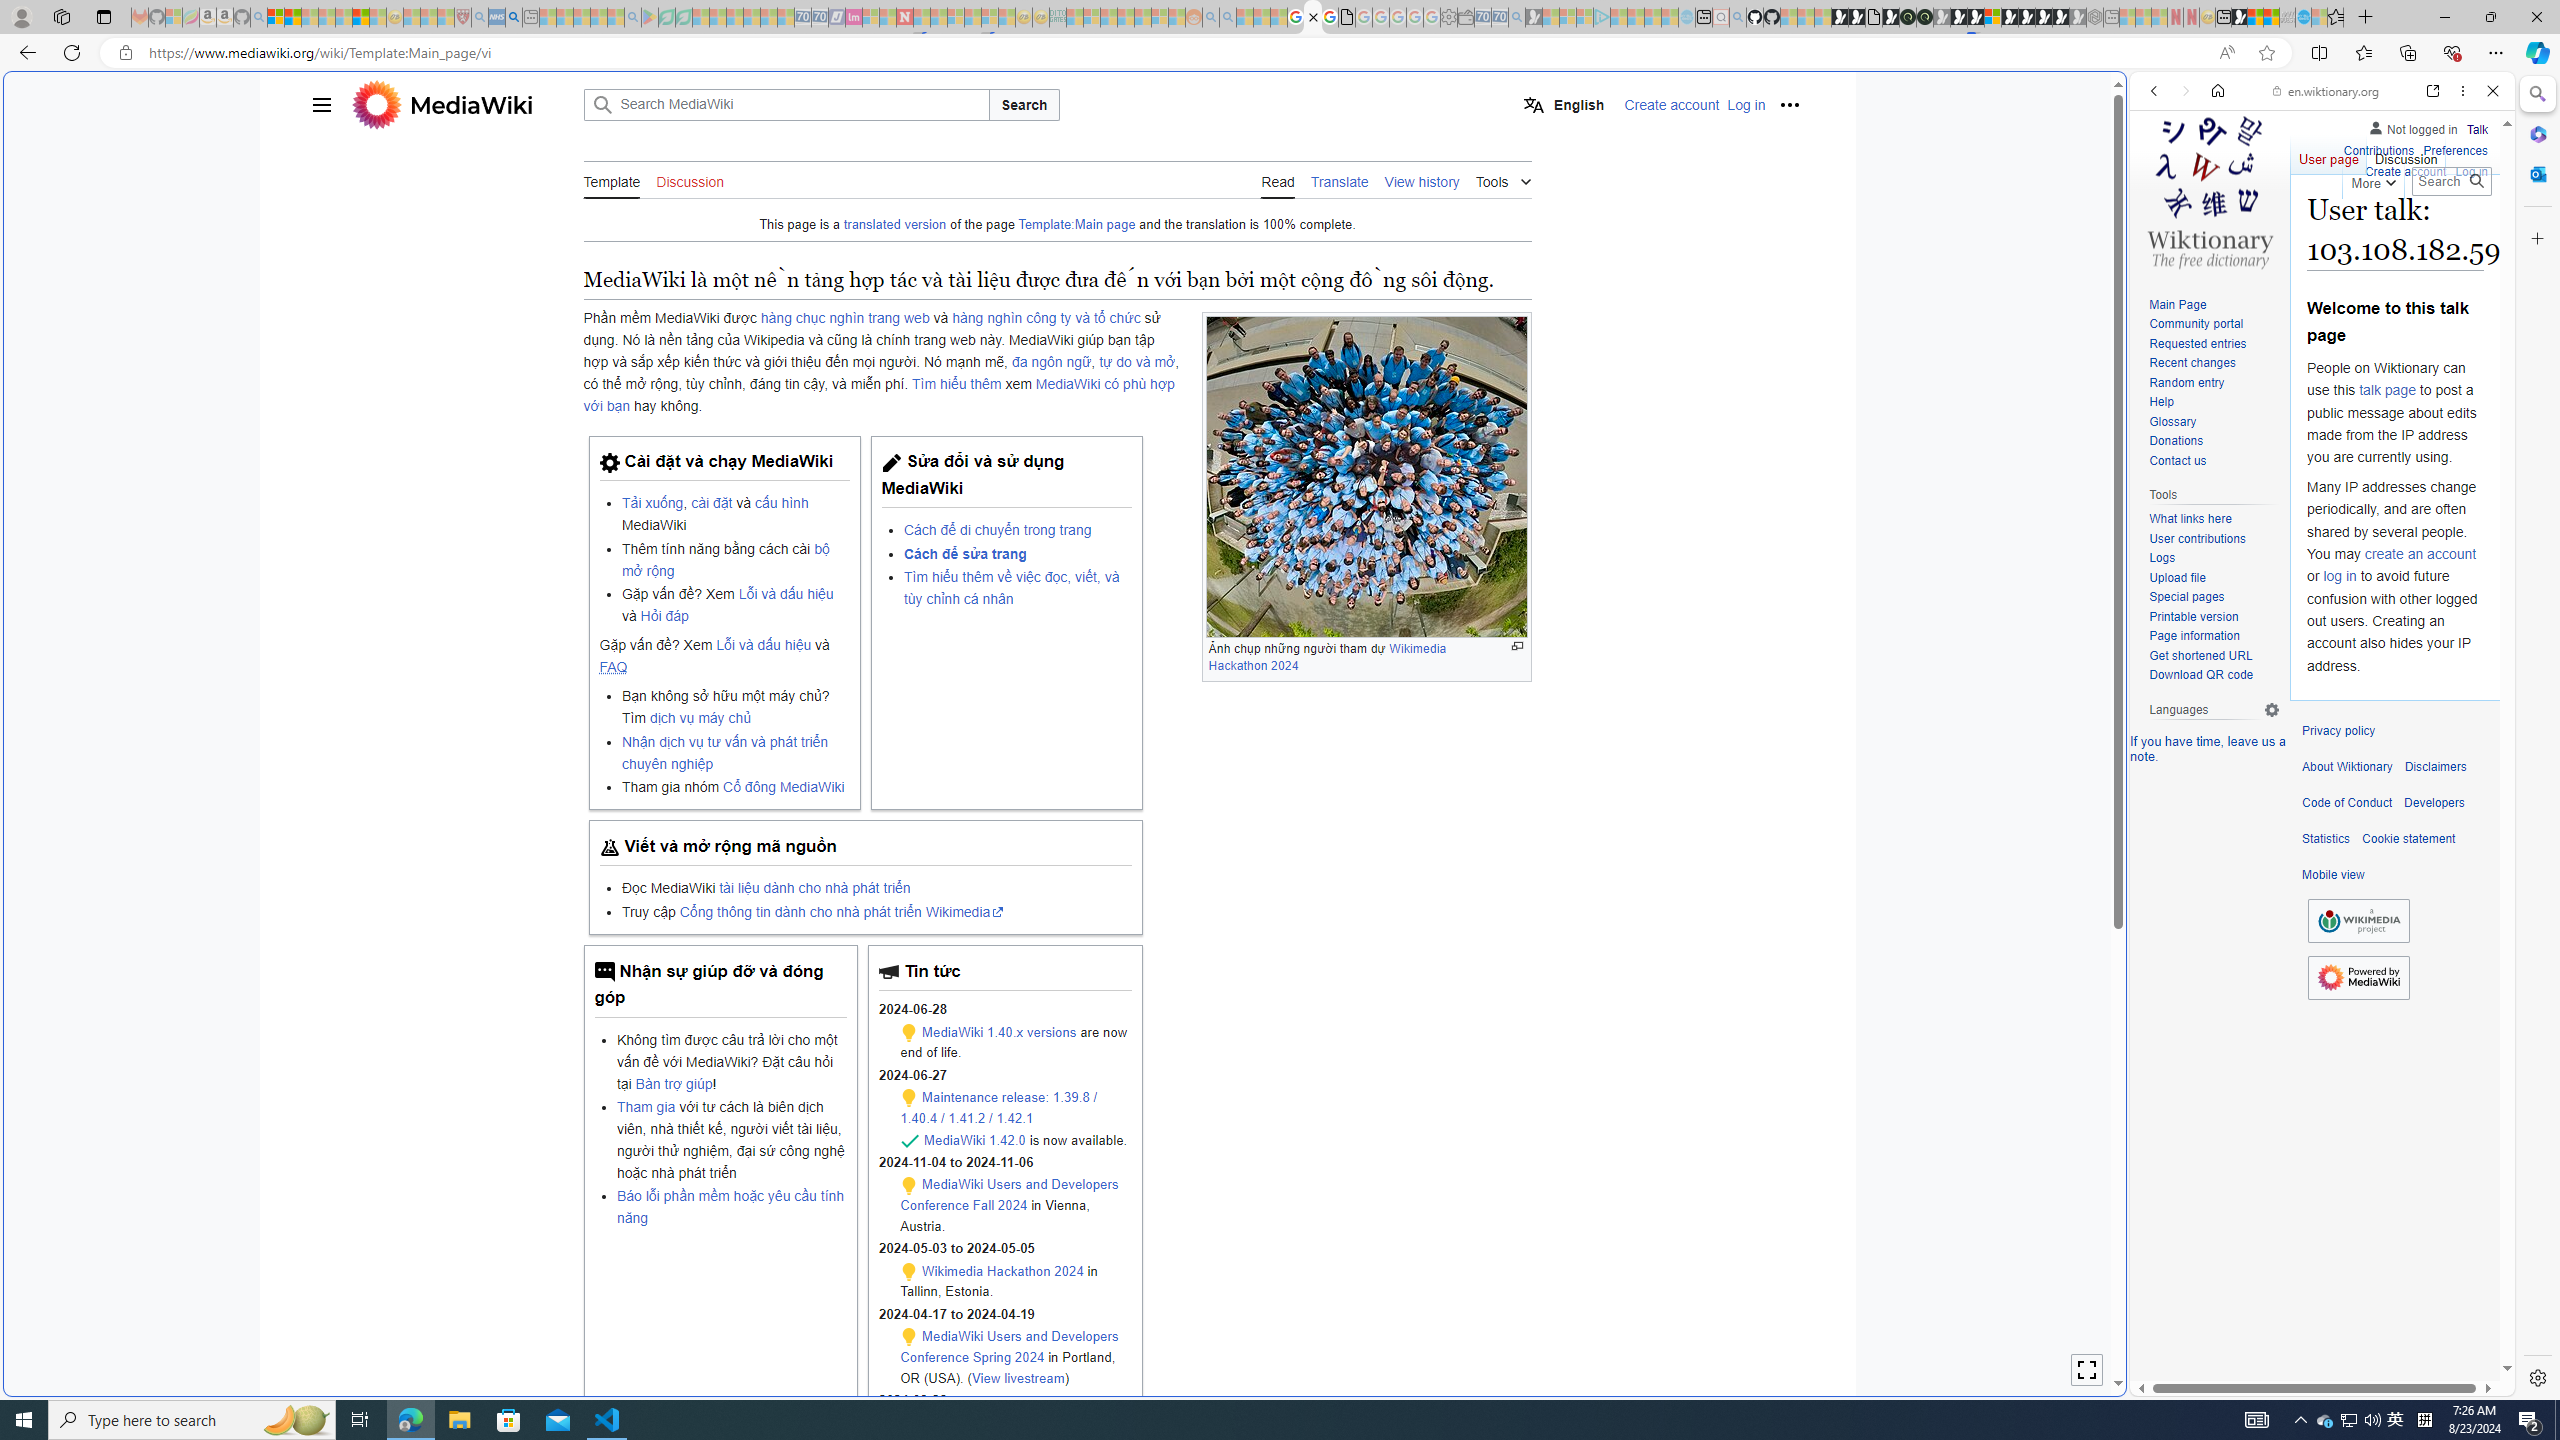 The width and height of the screenshot is (2560, 1440). I want to click on 'create an account', so click(2420, 551).